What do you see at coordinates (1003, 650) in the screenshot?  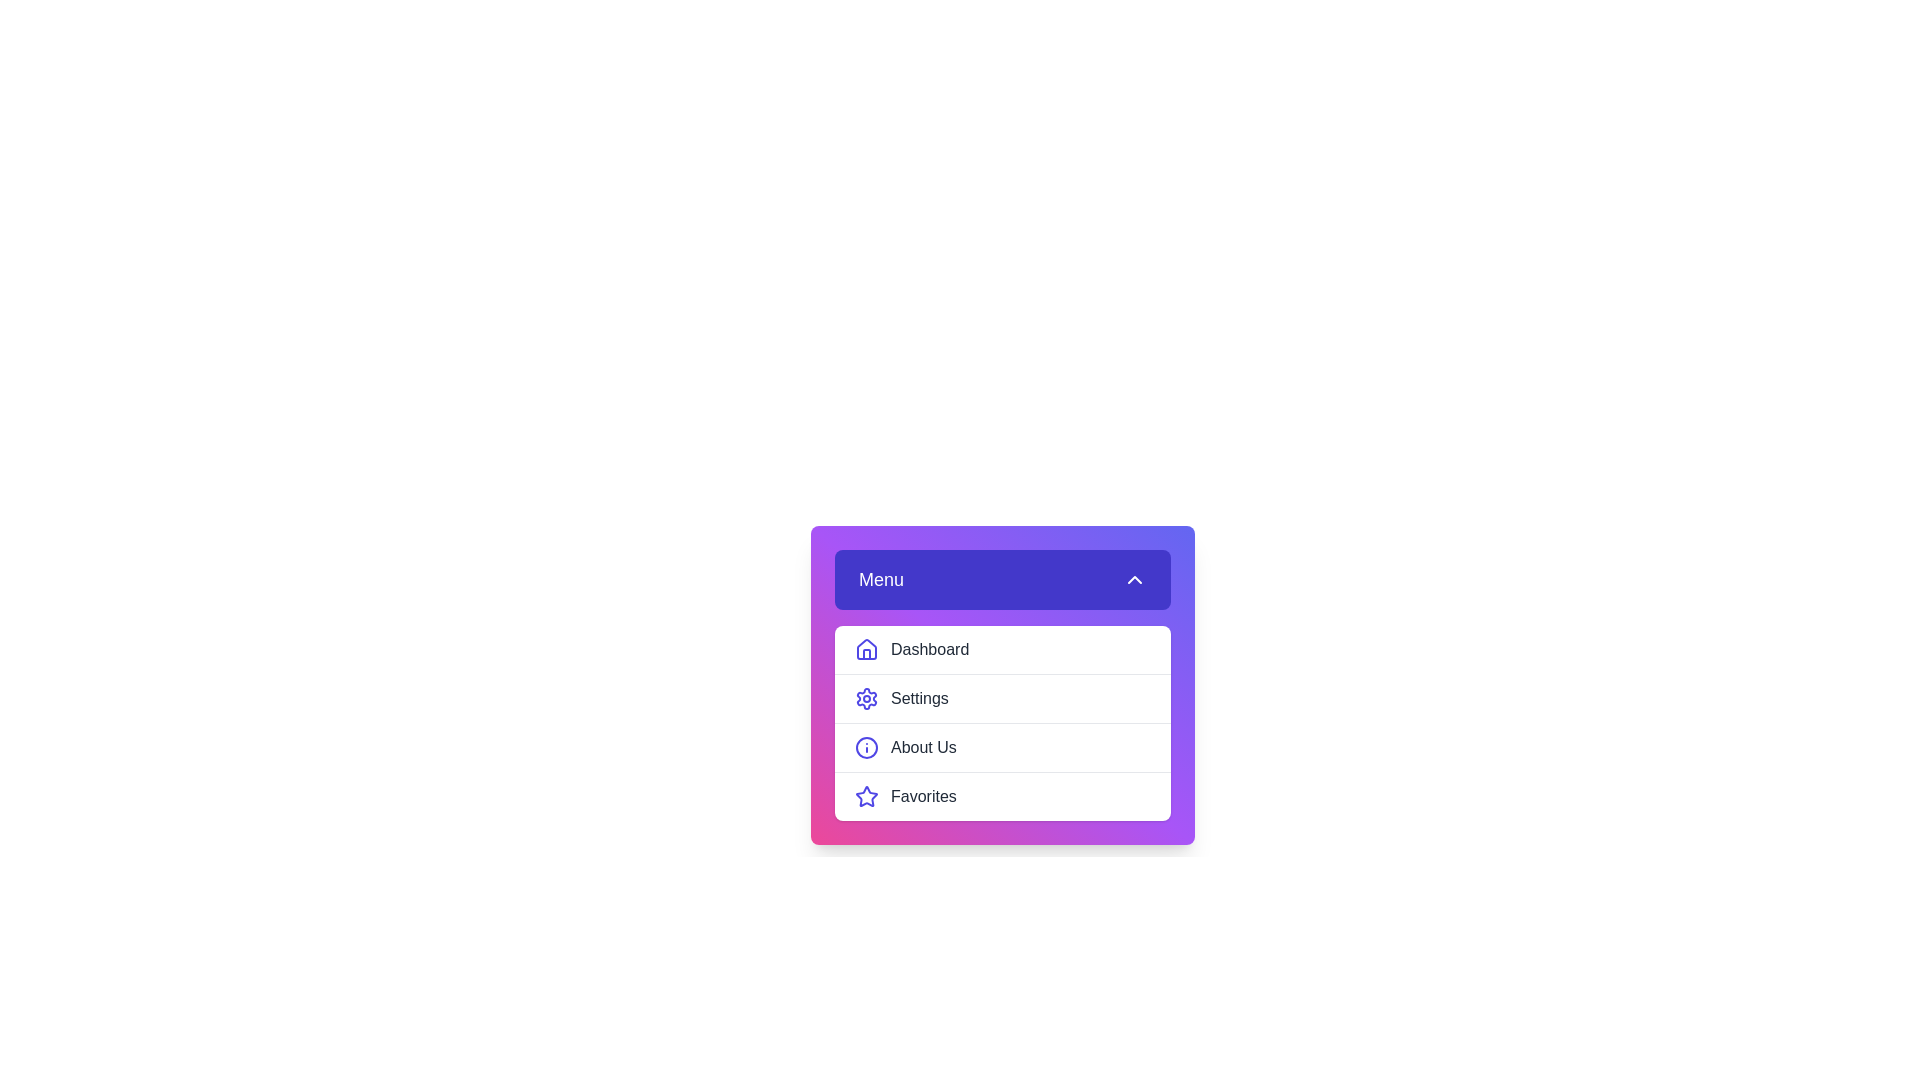 I see `the menu item Dashboard from the menu` at bounding box center [1003, 650].